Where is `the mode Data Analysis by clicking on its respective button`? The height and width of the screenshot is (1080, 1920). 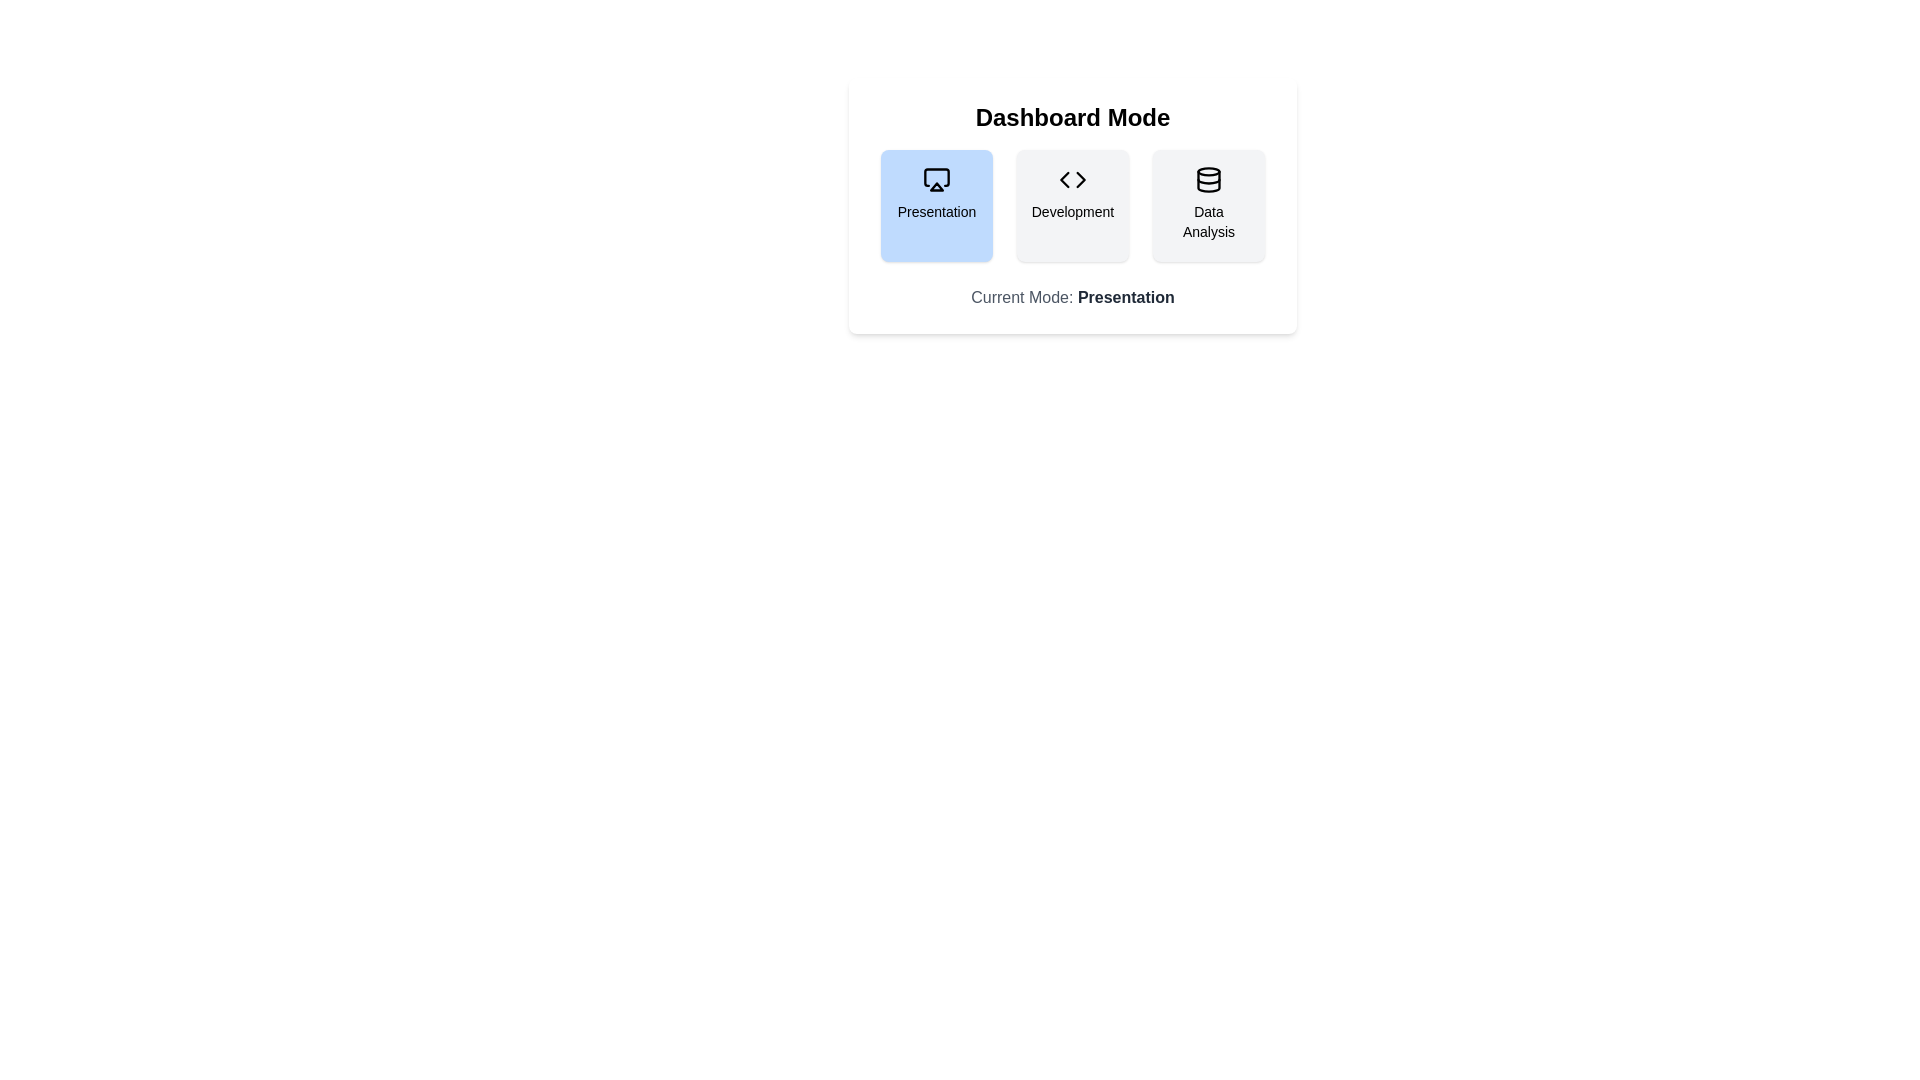 the mode Data Analysis by clicking on its respective button is located at coordinates (1208, 205).